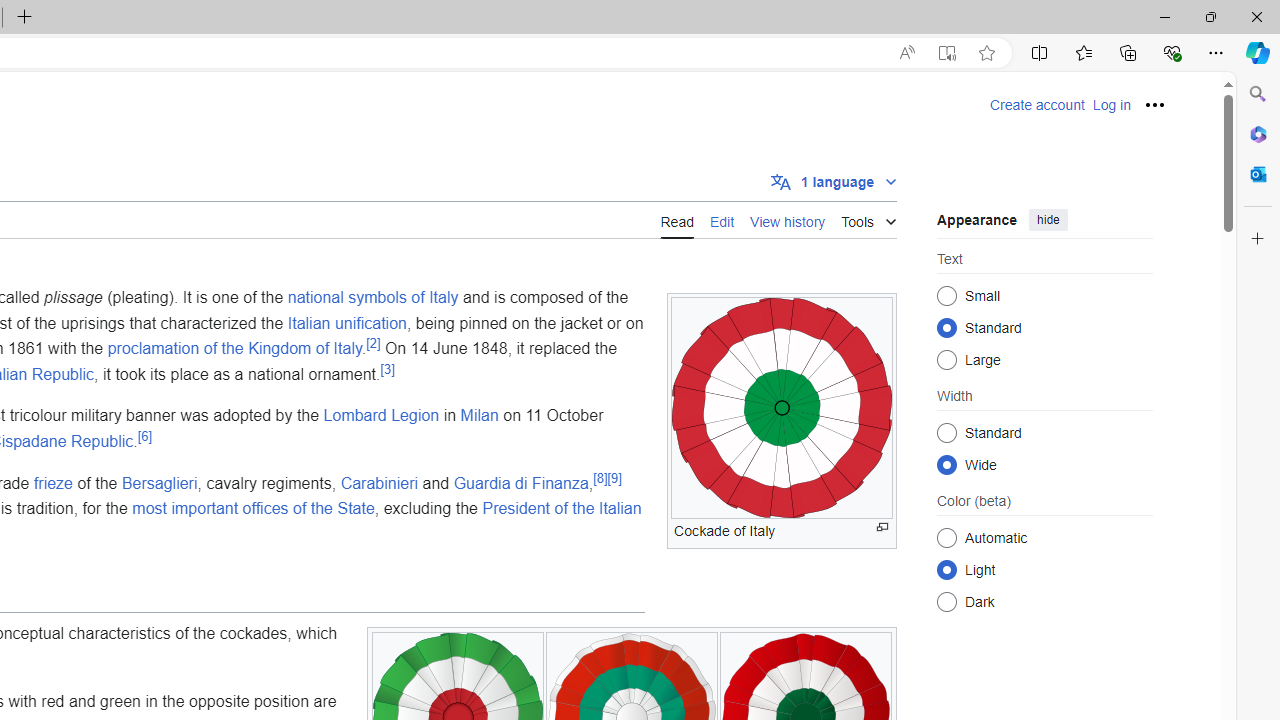  Describe the element at coordinates (945, 52) in the screenshot. I see `'Enter Immersive Reader (F9)'` at that location.